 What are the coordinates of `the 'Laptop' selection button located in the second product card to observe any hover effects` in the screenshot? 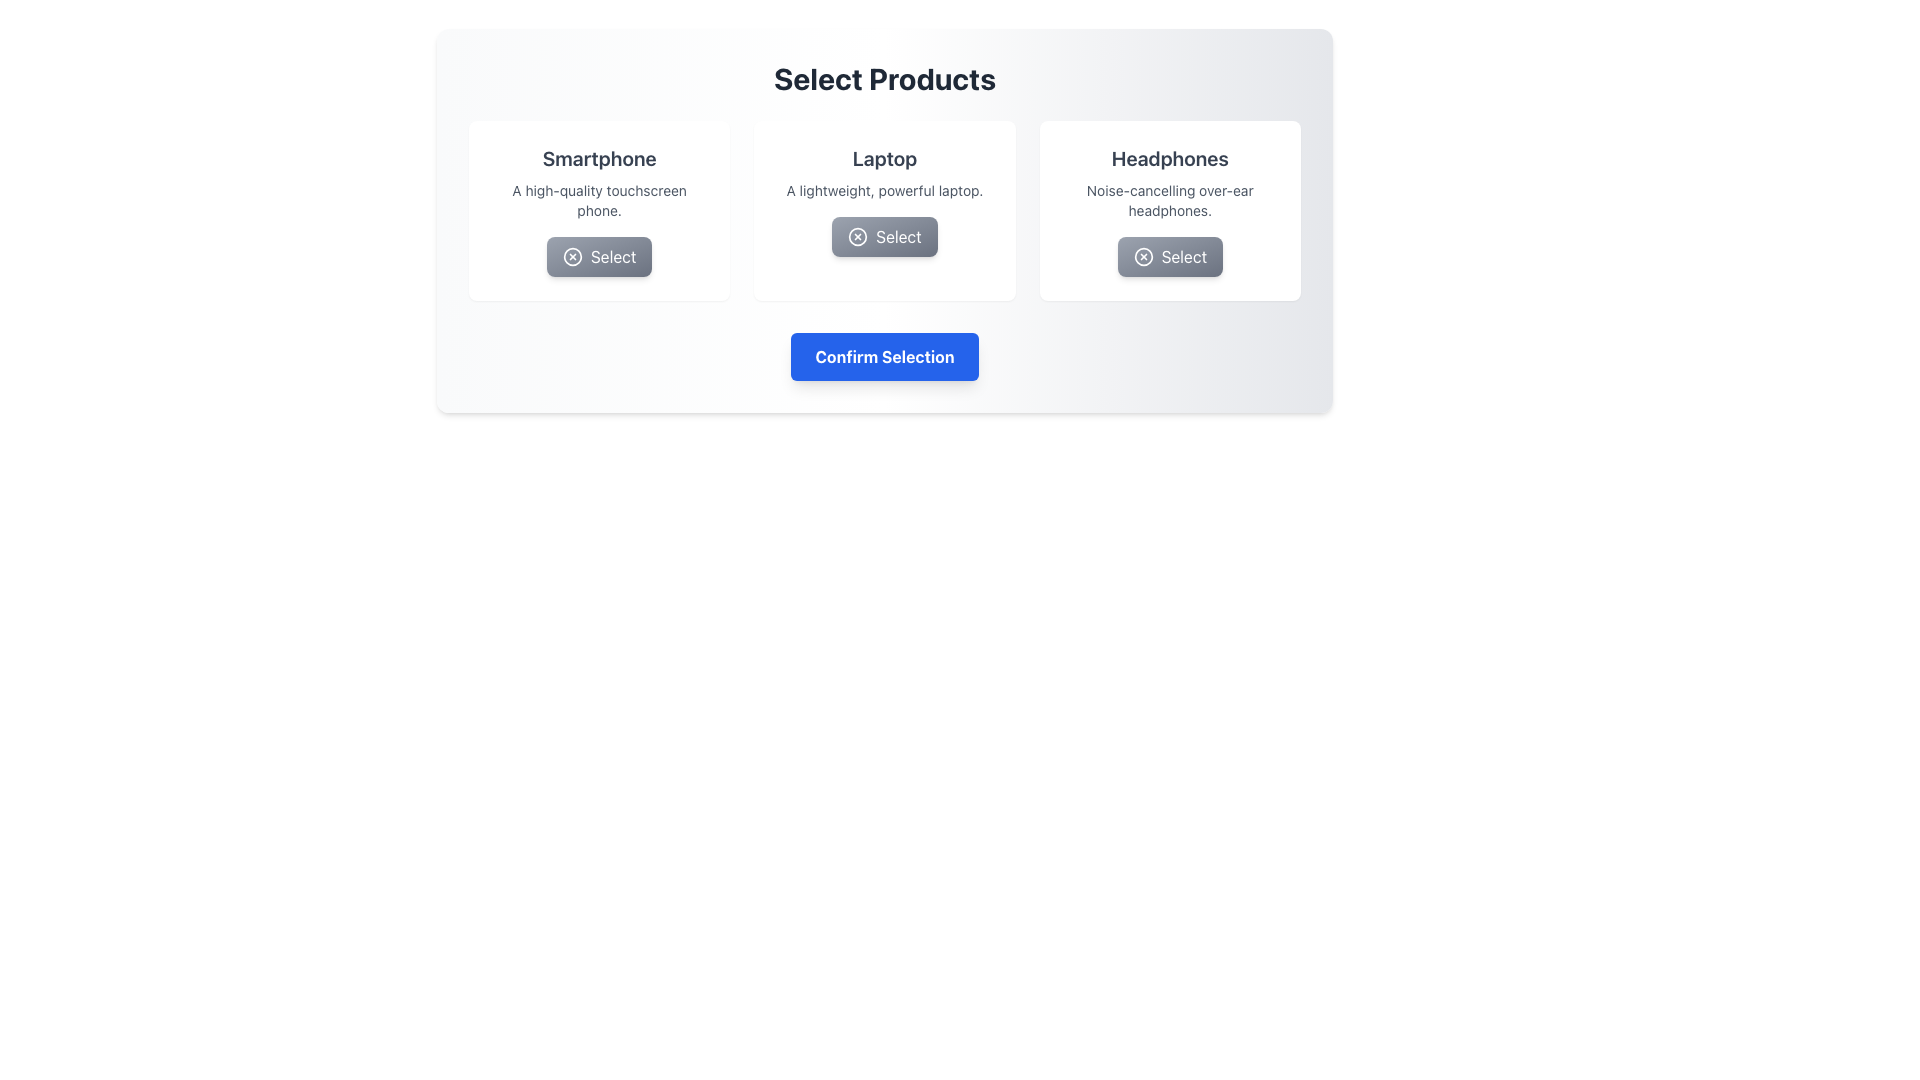 It's located at (883, 235).